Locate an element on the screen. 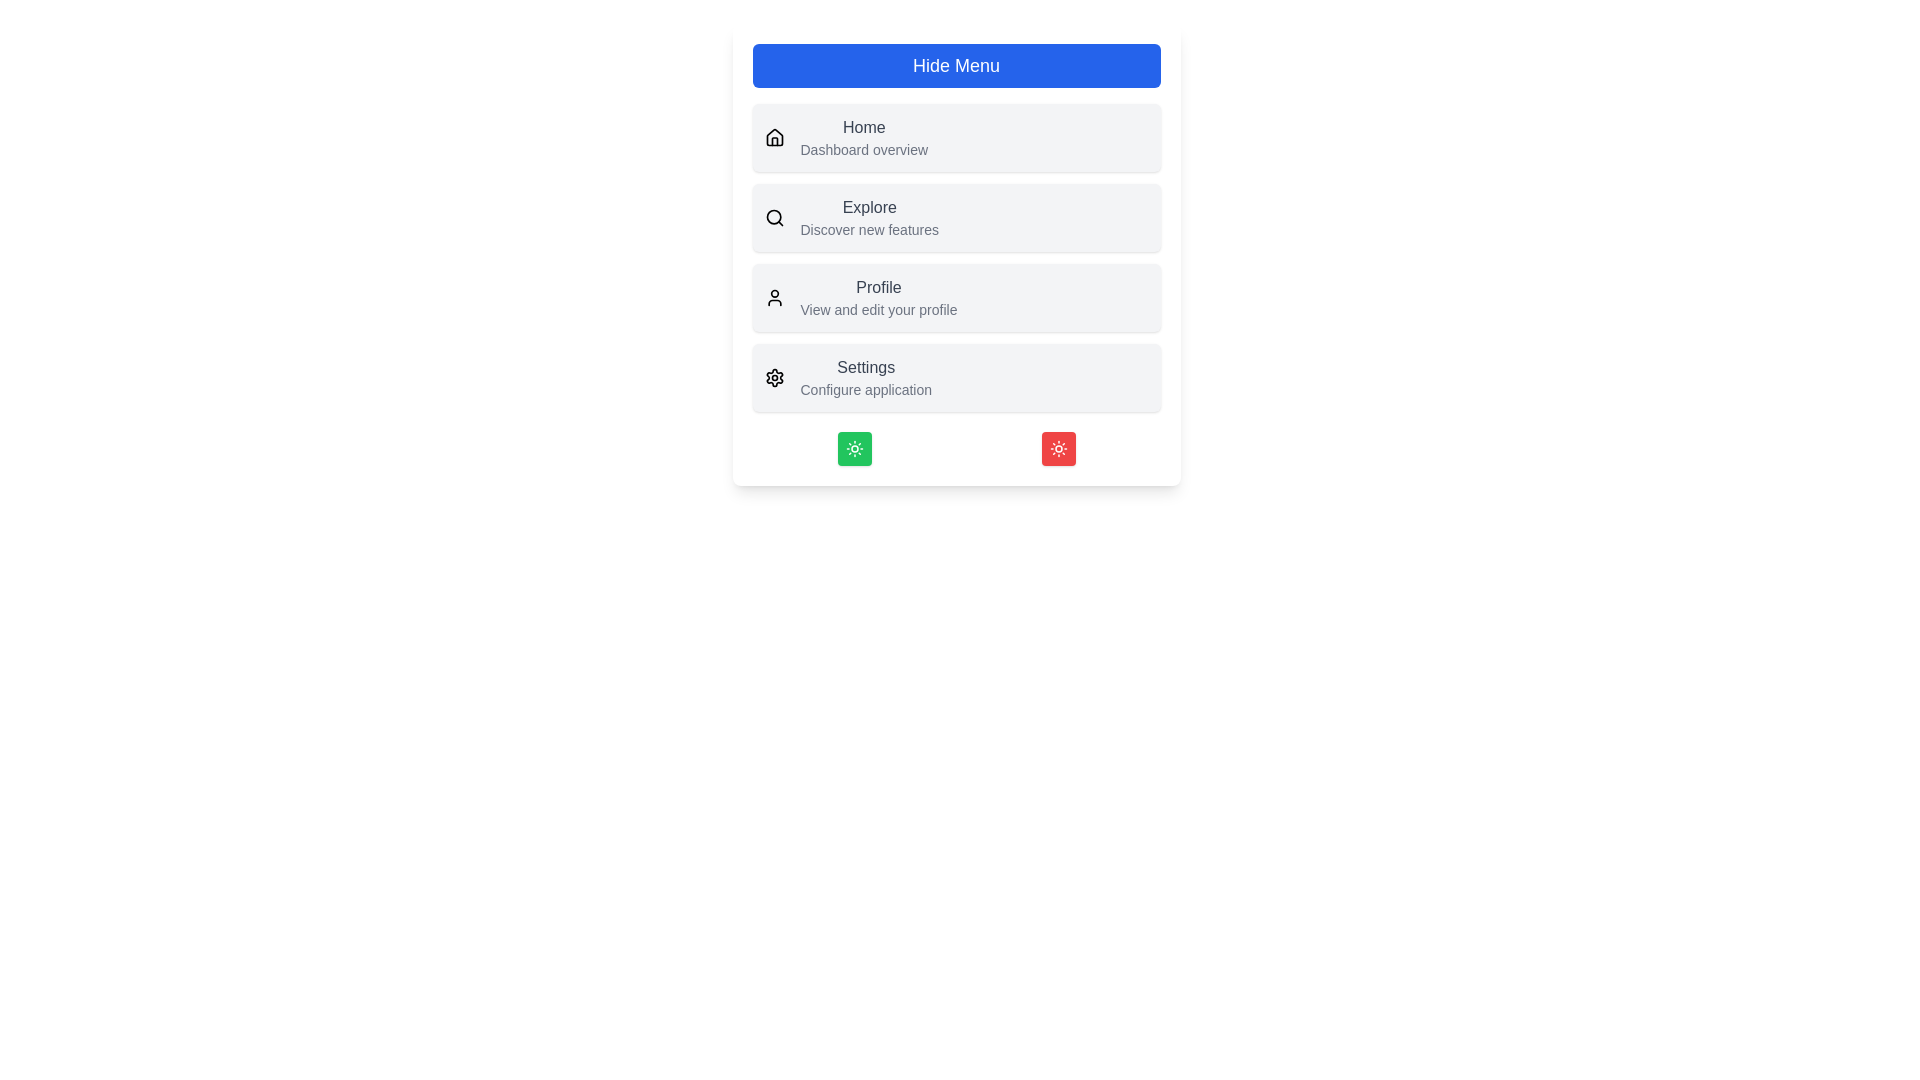 Image resolution: width=1920 pixels, height=1080 pixels. the green action button at the bottom is located at coordinates (854, 447).